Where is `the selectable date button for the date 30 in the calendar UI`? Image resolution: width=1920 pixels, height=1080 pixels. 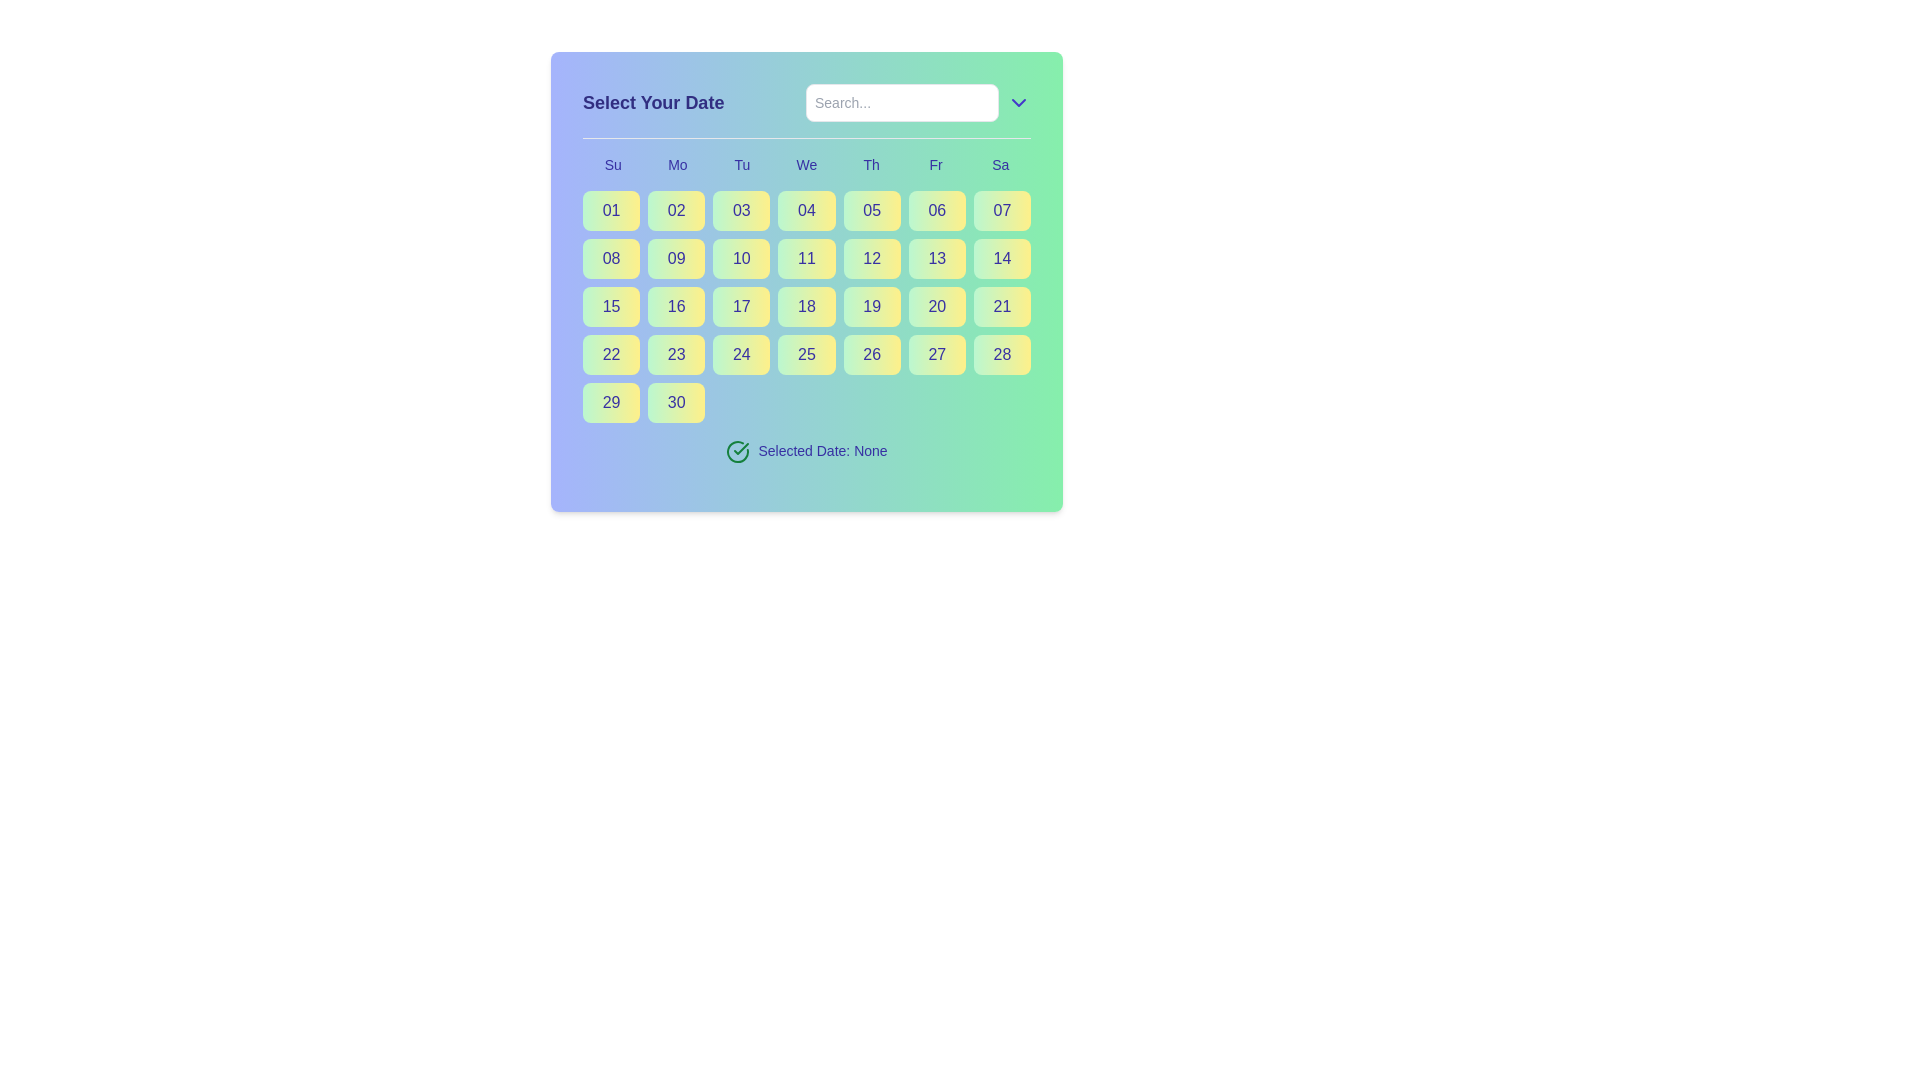
the selectable date button for the date 30 in the calendar UI is located at coordinates (676, 402).